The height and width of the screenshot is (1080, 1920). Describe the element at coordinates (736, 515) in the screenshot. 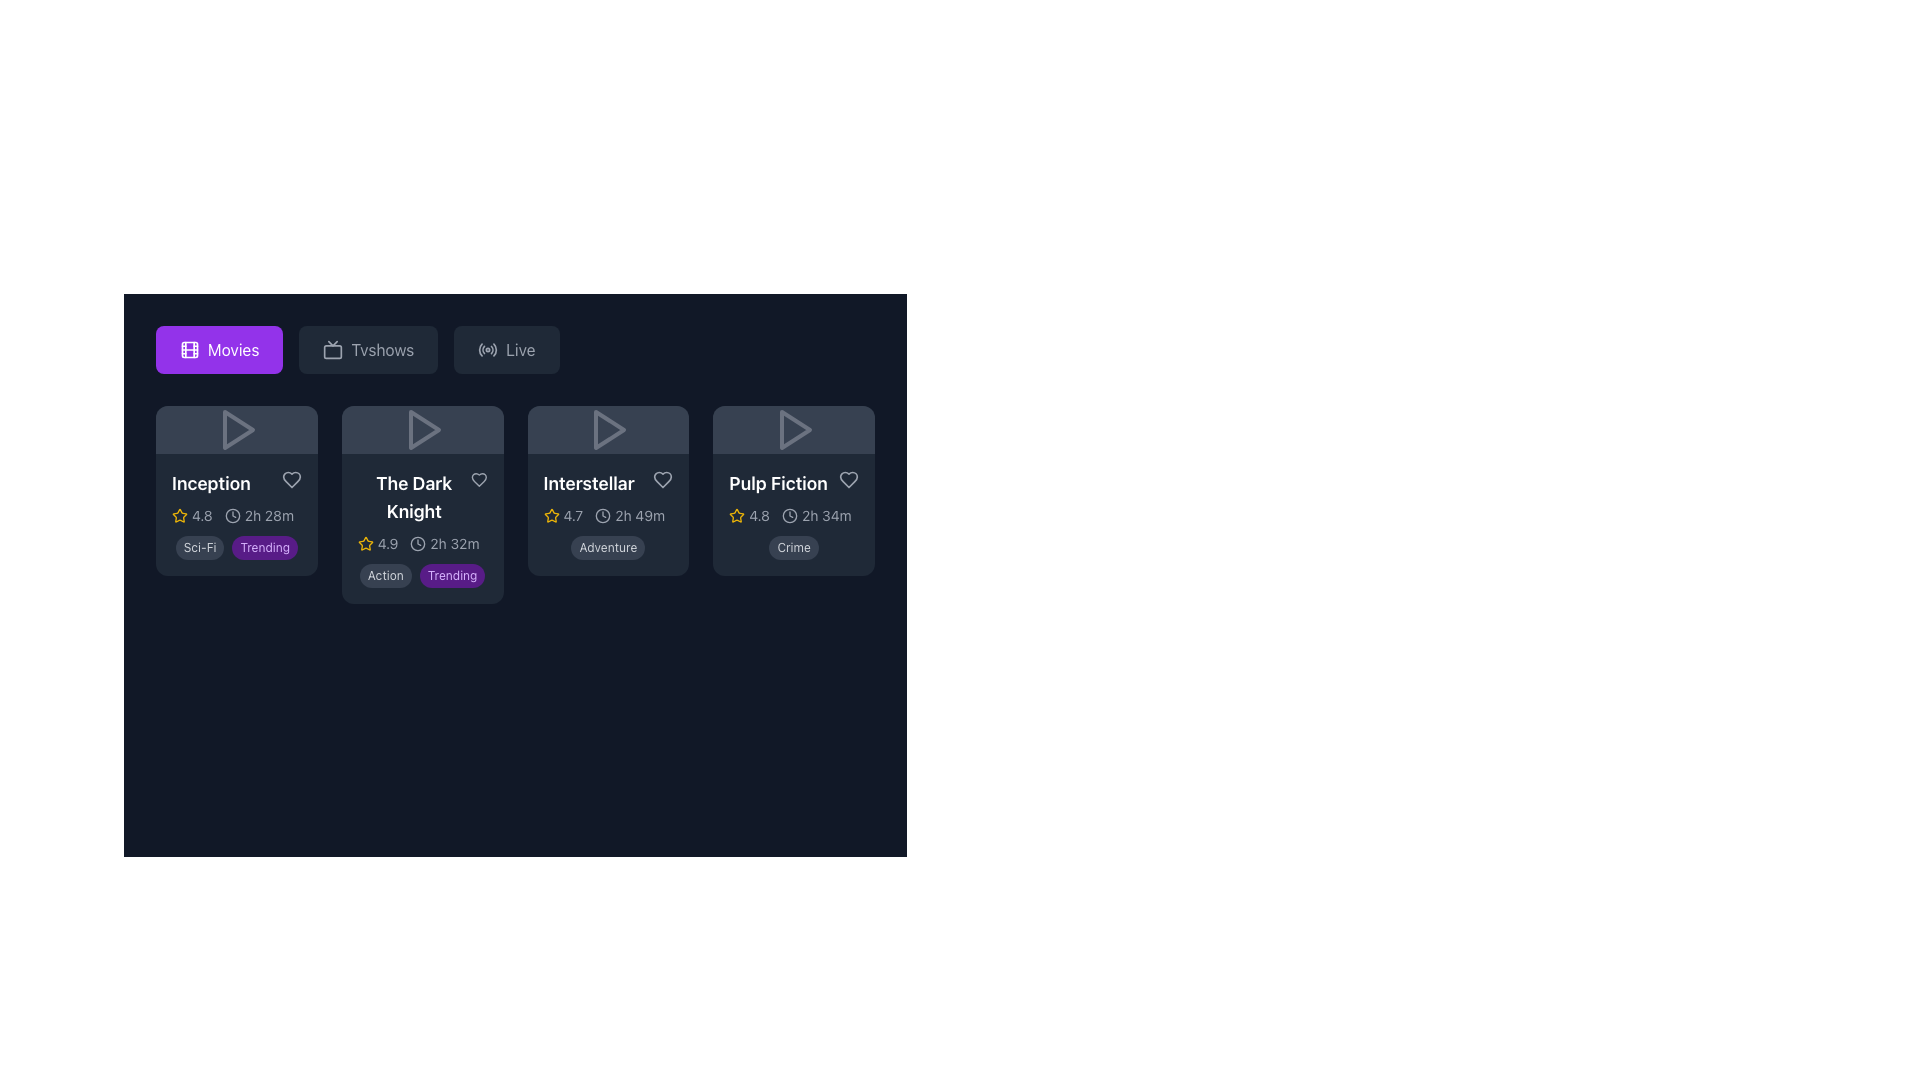

I see `the rating icon for the movie 'Pulp Fiction', which visually indicates its rating of 4.8` at that location.